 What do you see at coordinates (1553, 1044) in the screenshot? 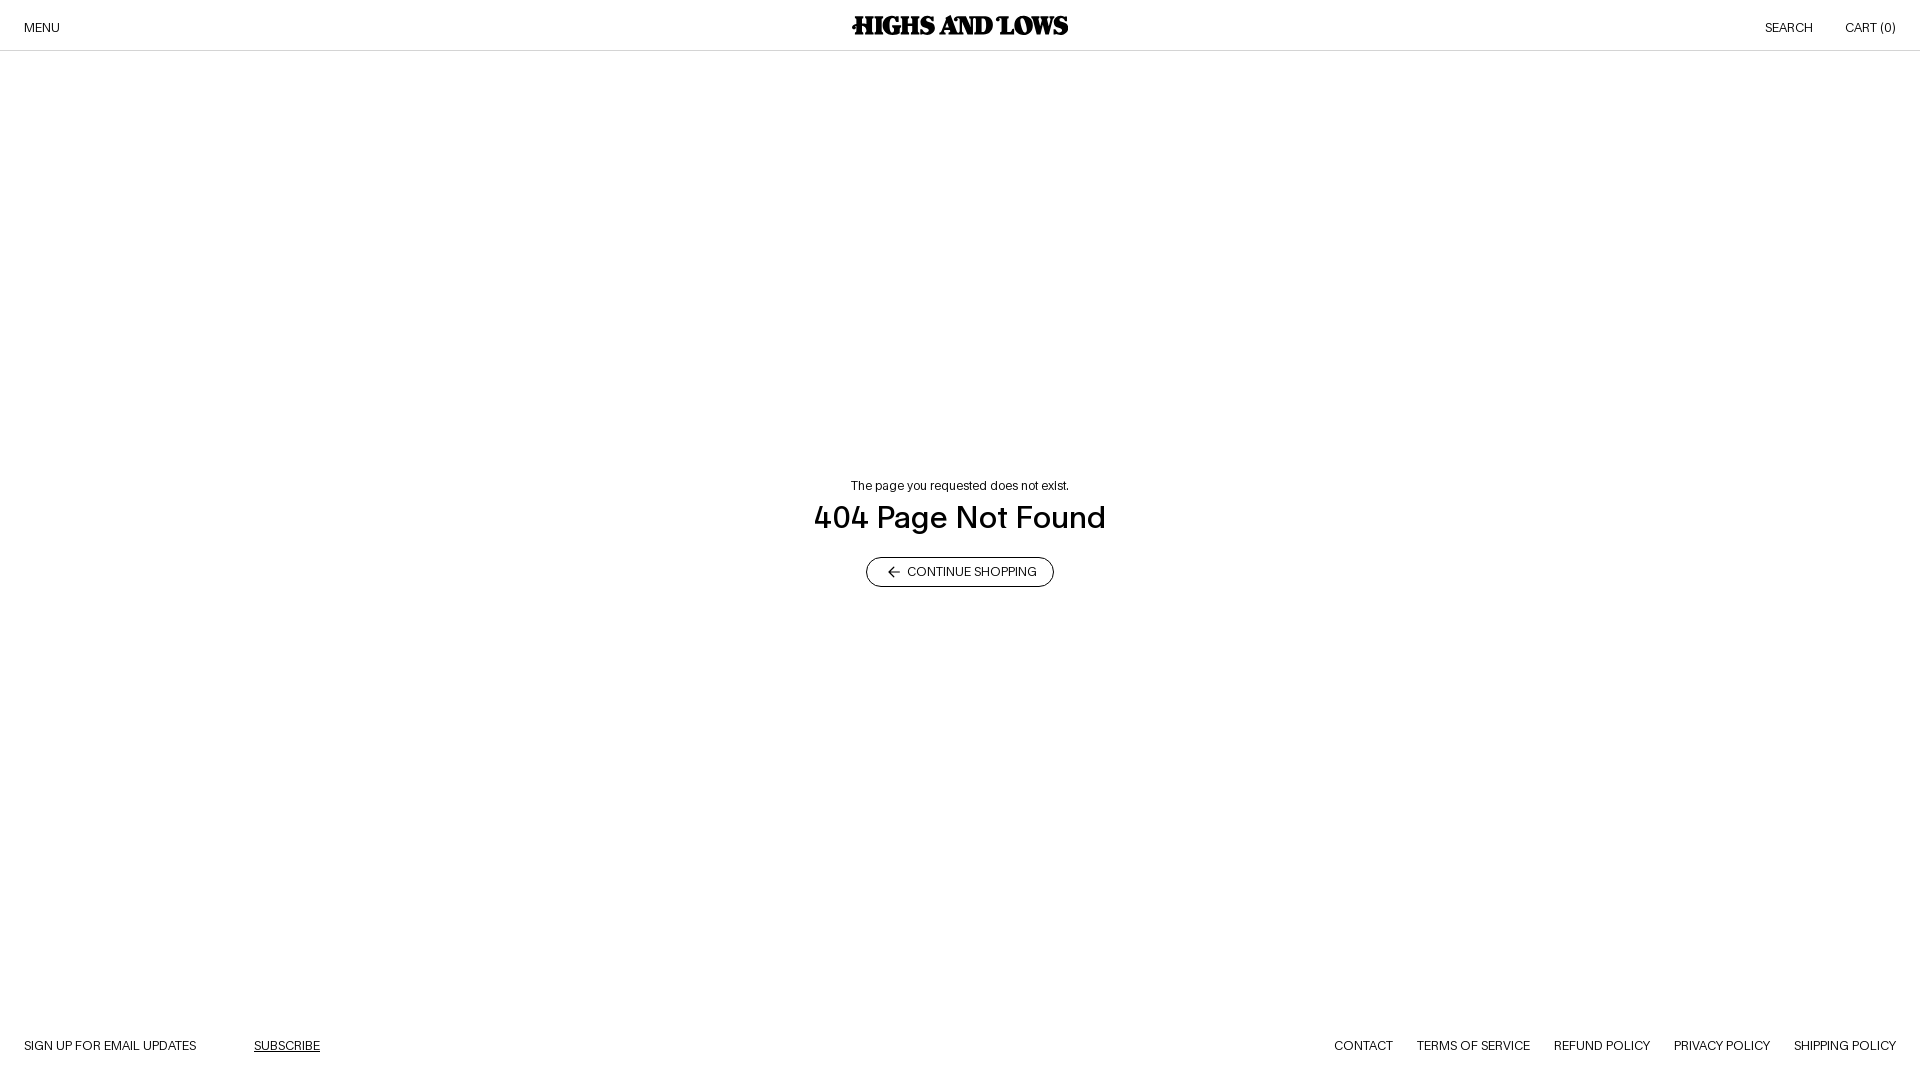
I see `'REFUND POLICY'` at bounding box center [1553, 1044].